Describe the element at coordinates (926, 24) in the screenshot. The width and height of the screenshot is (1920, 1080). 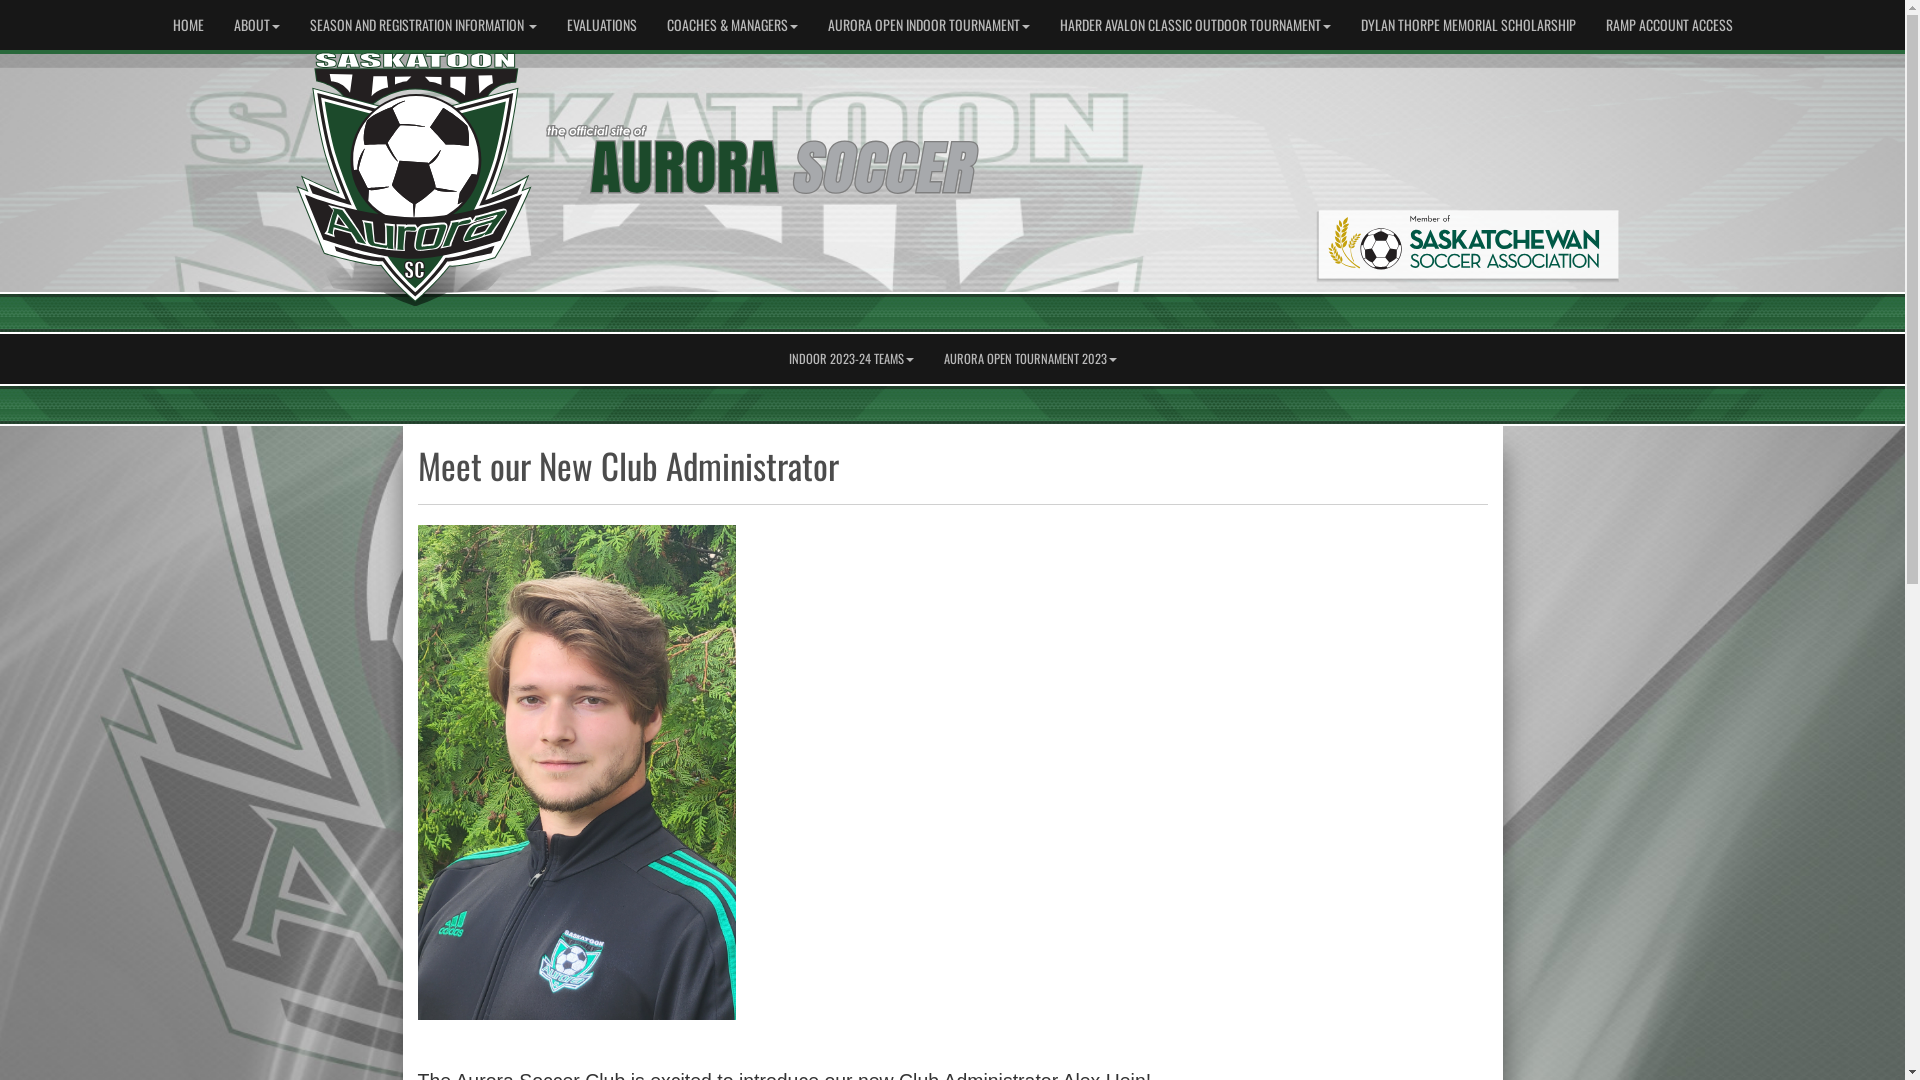
I see `'AURORA OPEN INDOOR TOURNAMENT'` at that location.